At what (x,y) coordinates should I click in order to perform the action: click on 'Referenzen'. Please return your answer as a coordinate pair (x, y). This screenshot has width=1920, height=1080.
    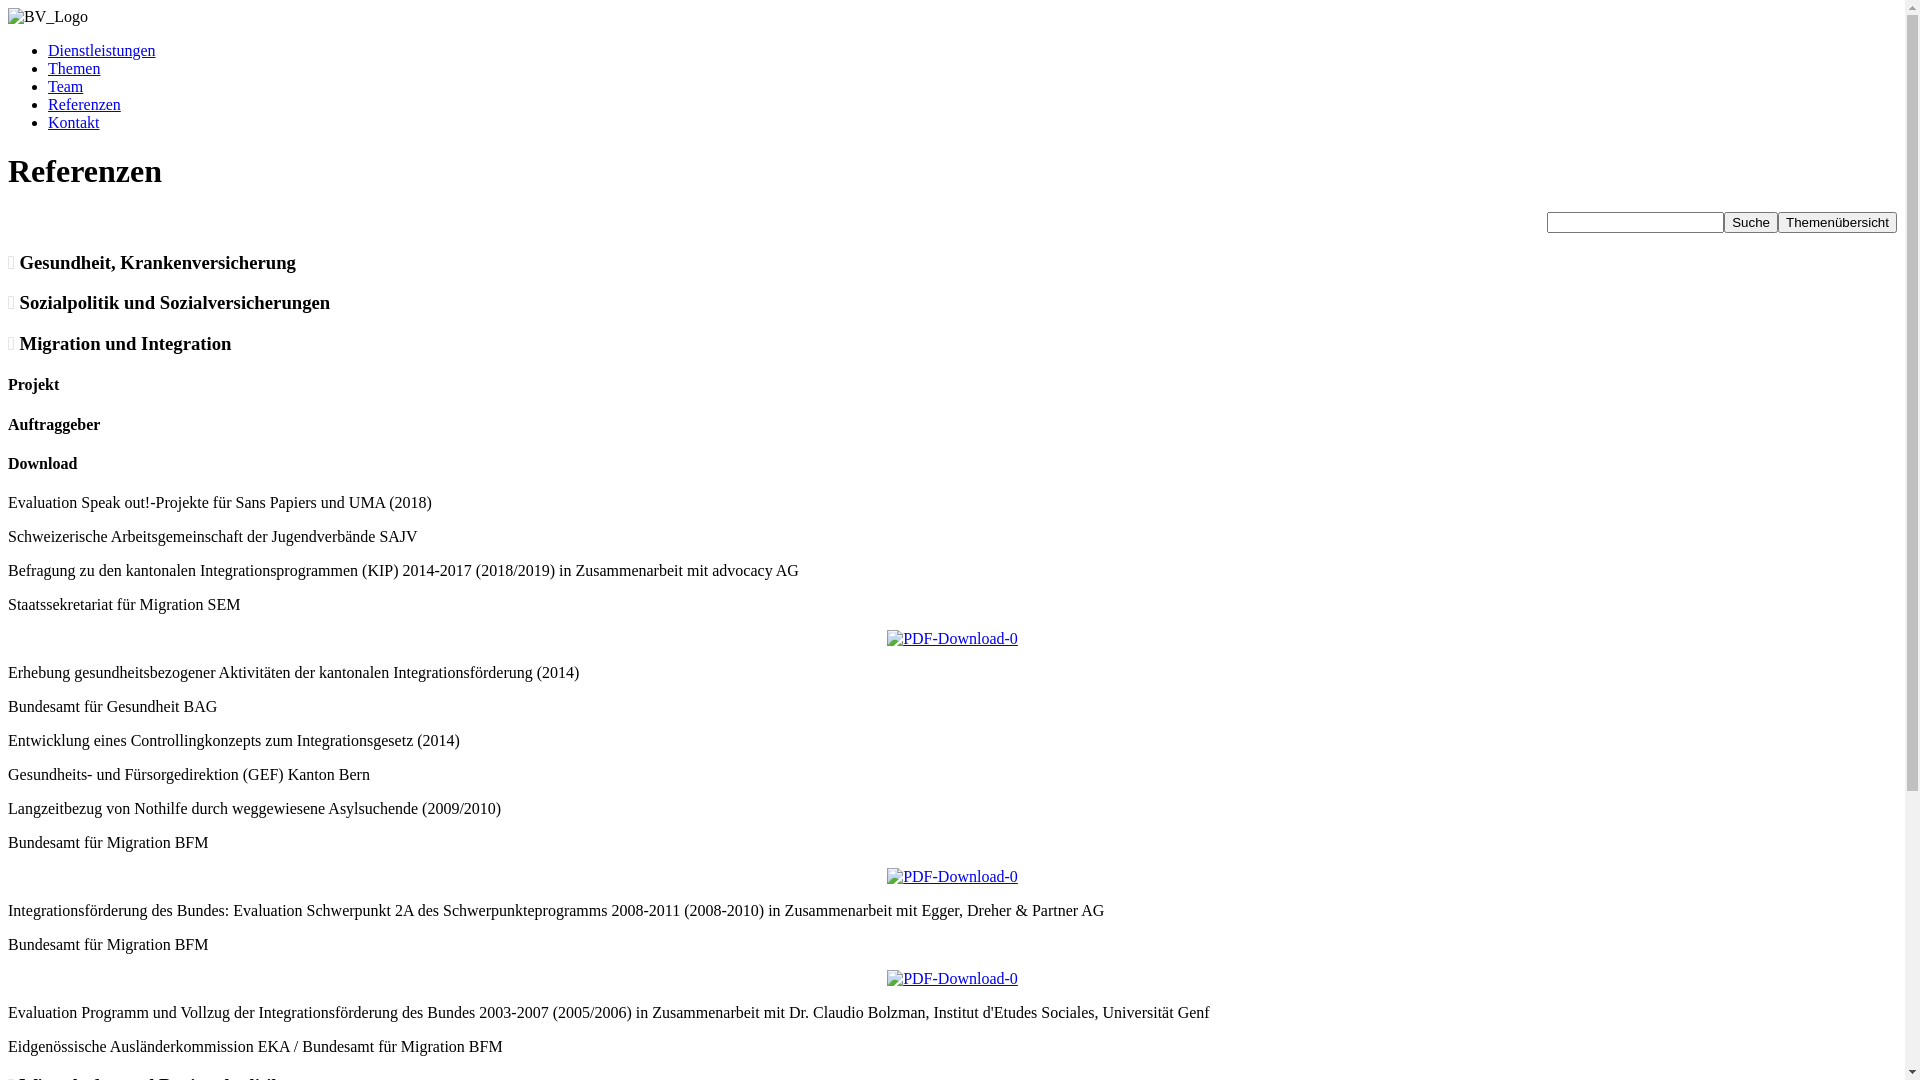
    Looking at the image, I should click on (83, 104).